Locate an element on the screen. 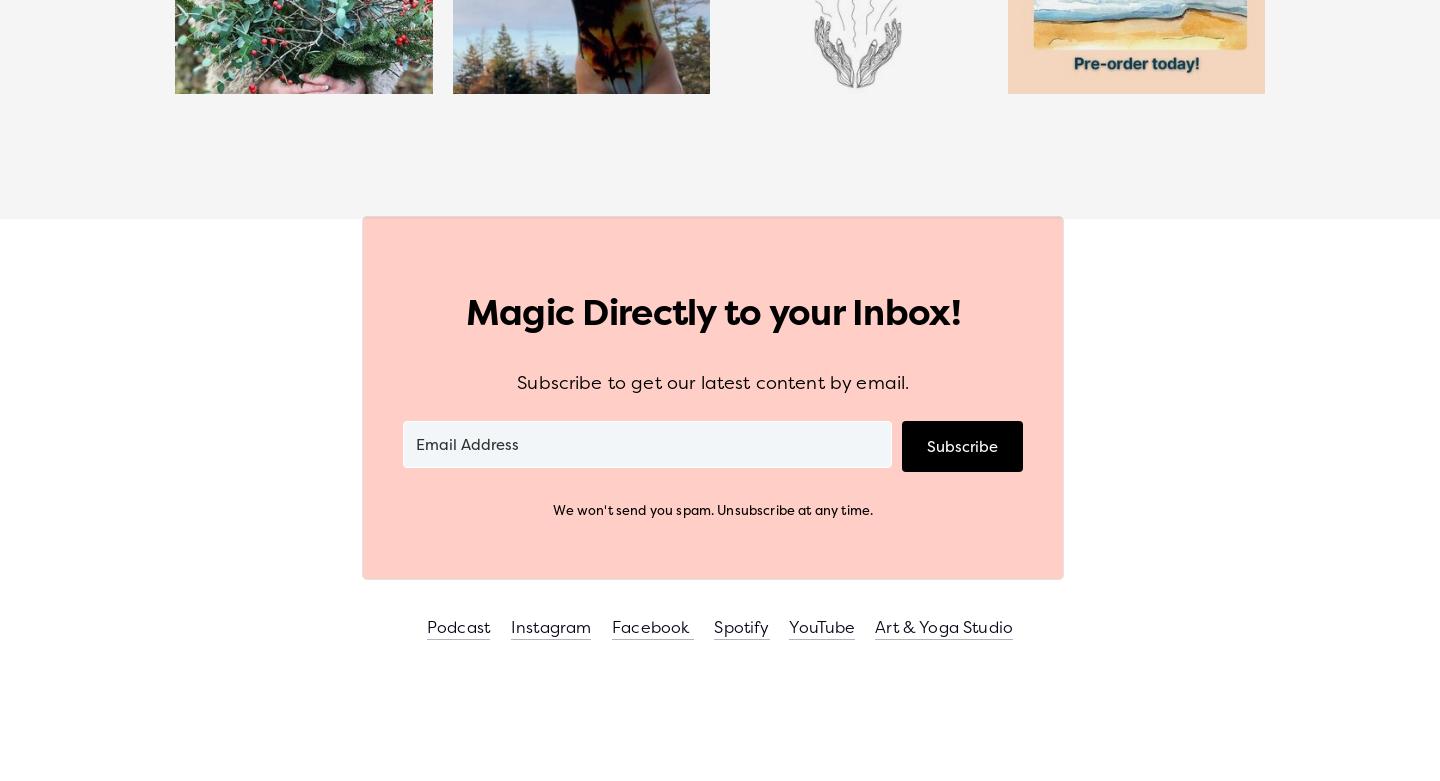 Image resolution: width=1440 pixels, height=781 pixels. 'Spotify' is located at coordinates (740, 626).